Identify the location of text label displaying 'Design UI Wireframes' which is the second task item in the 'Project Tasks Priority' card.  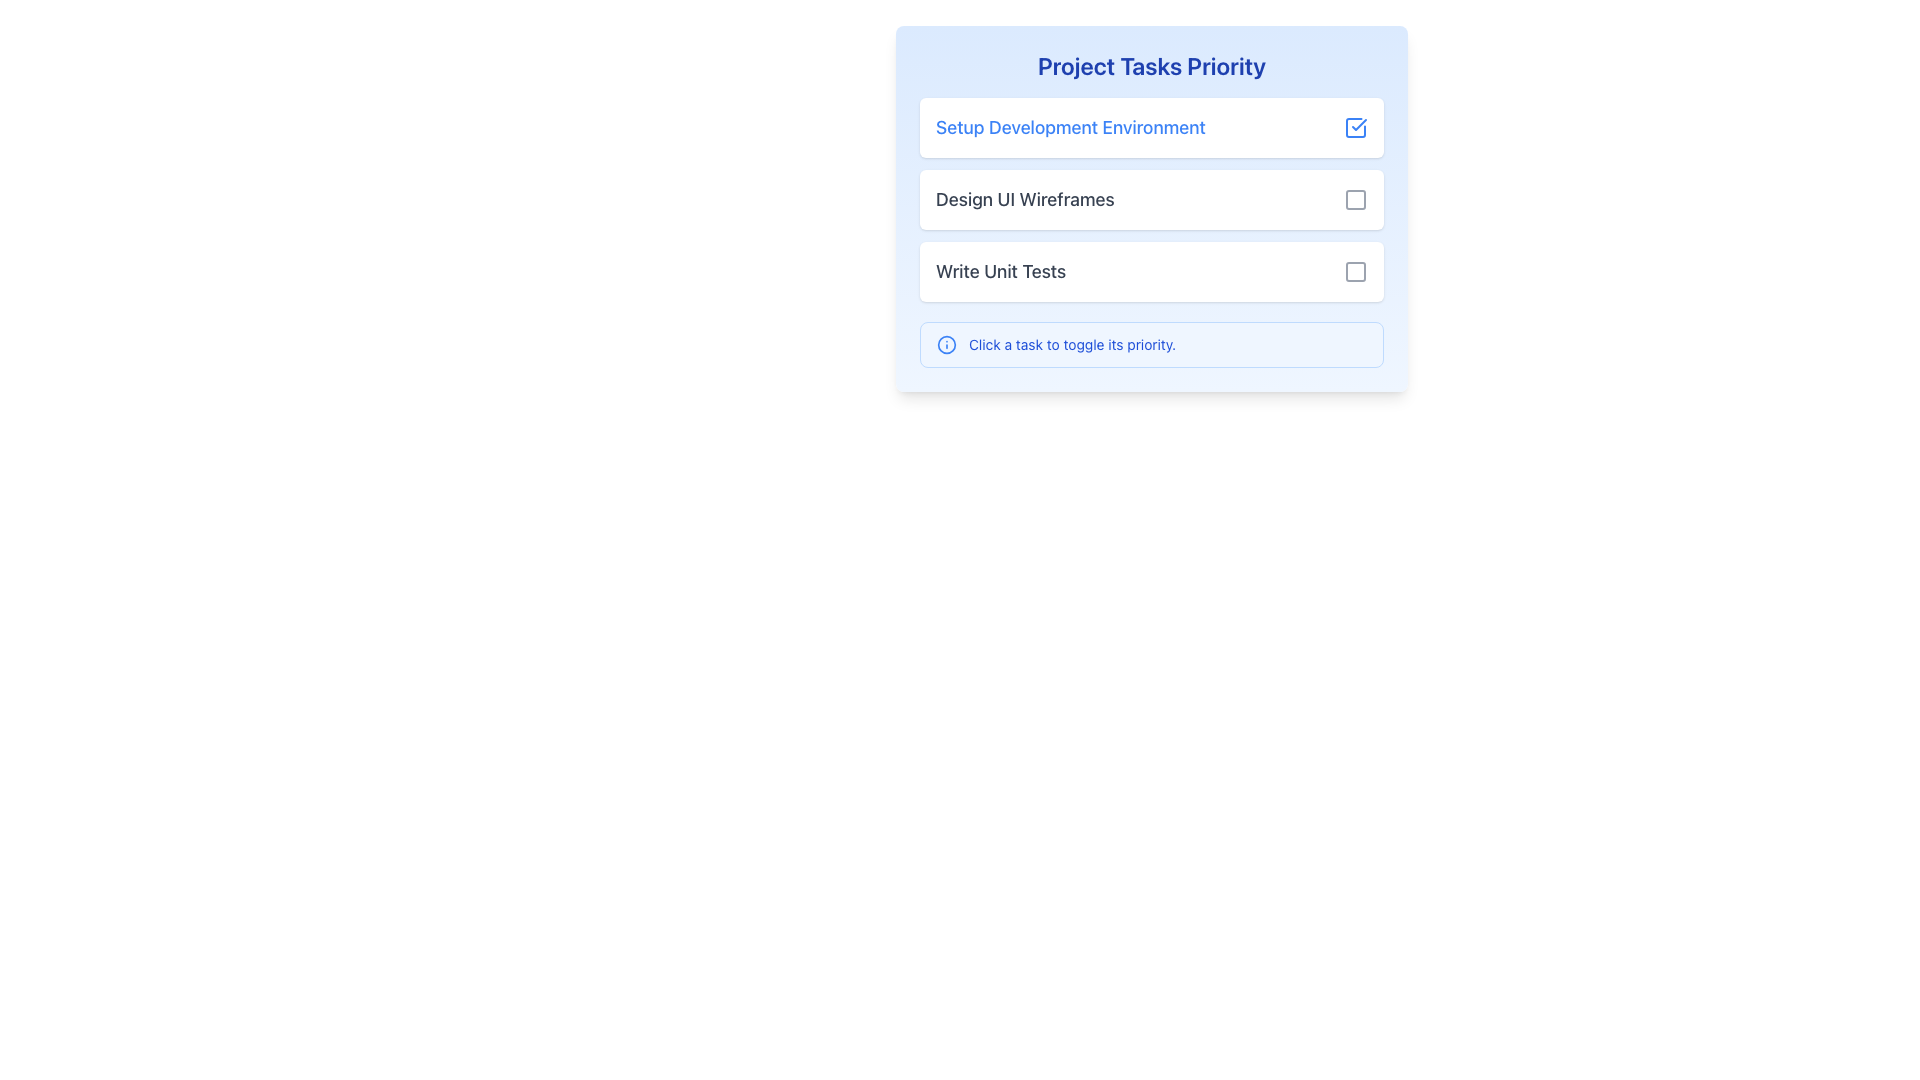
(1025, 200).